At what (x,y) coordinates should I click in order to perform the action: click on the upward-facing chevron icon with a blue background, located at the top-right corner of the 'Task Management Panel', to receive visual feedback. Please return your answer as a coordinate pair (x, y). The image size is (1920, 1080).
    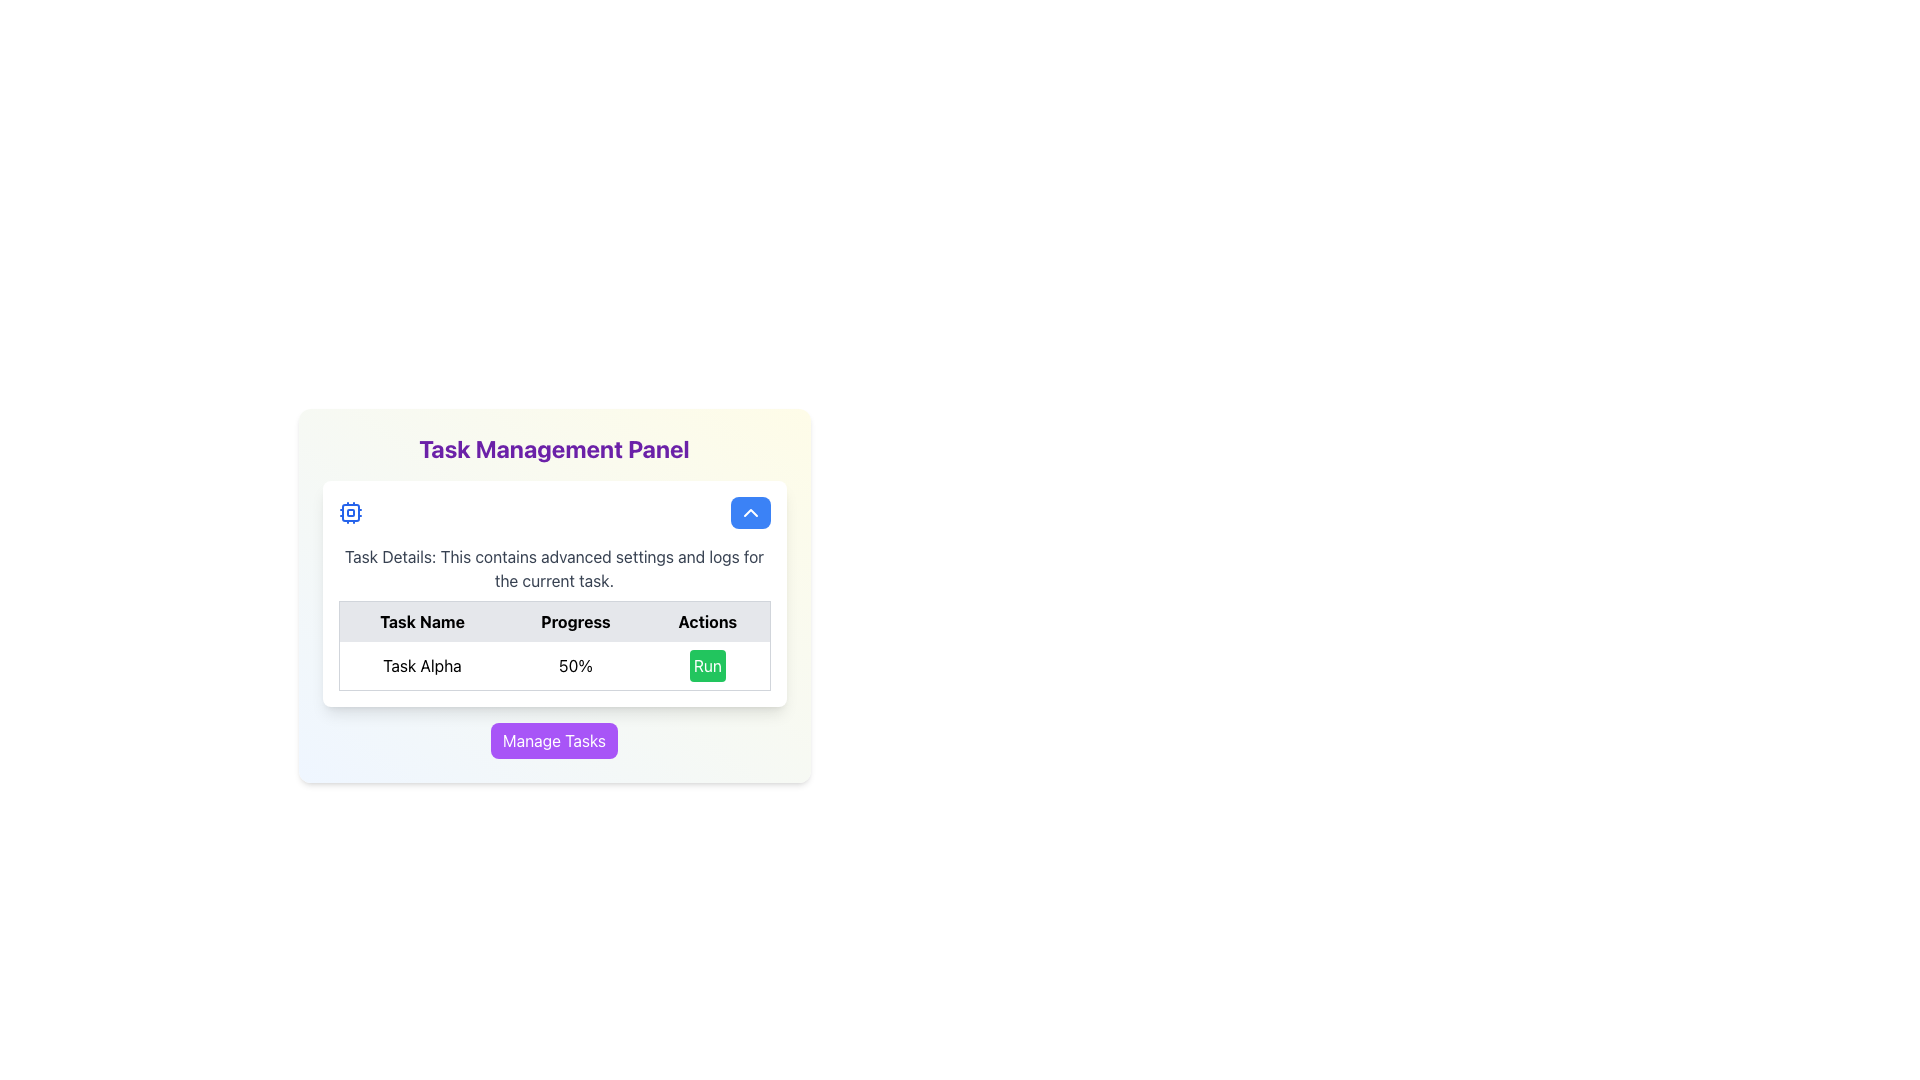
    Looking at the image, I should click on (749, 512).